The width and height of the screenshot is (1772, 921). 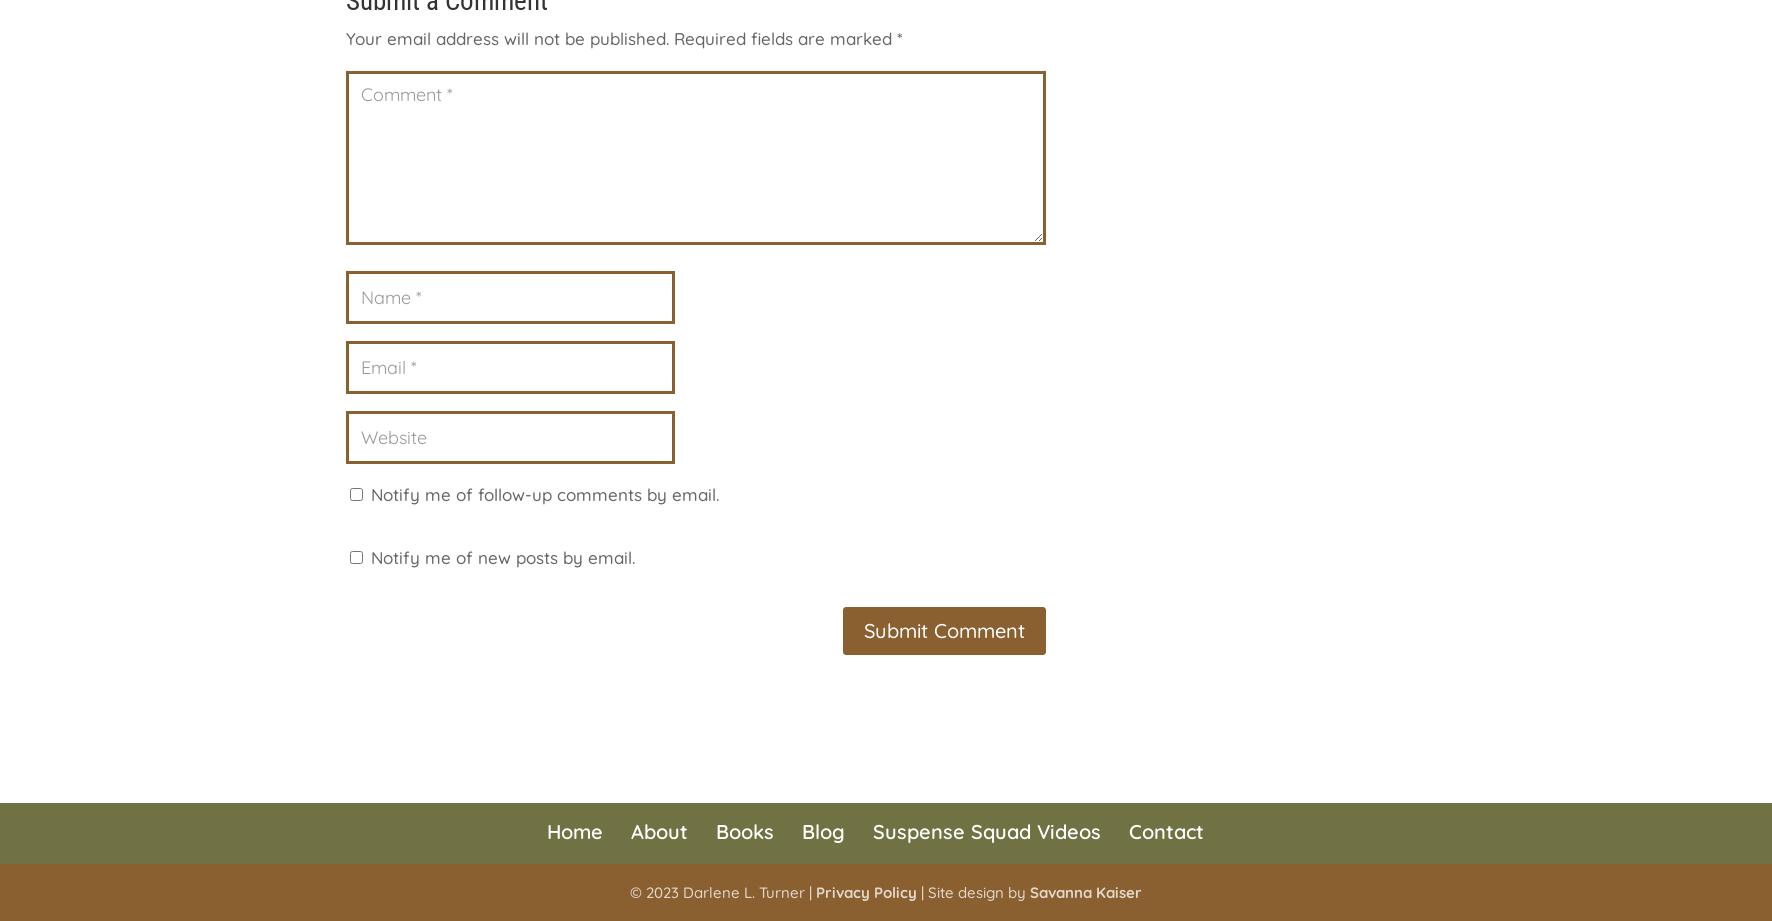 What do you see at coordinates (573, 829) in the screenshot?
I see `'Home'` at bounding box center [573, 829].